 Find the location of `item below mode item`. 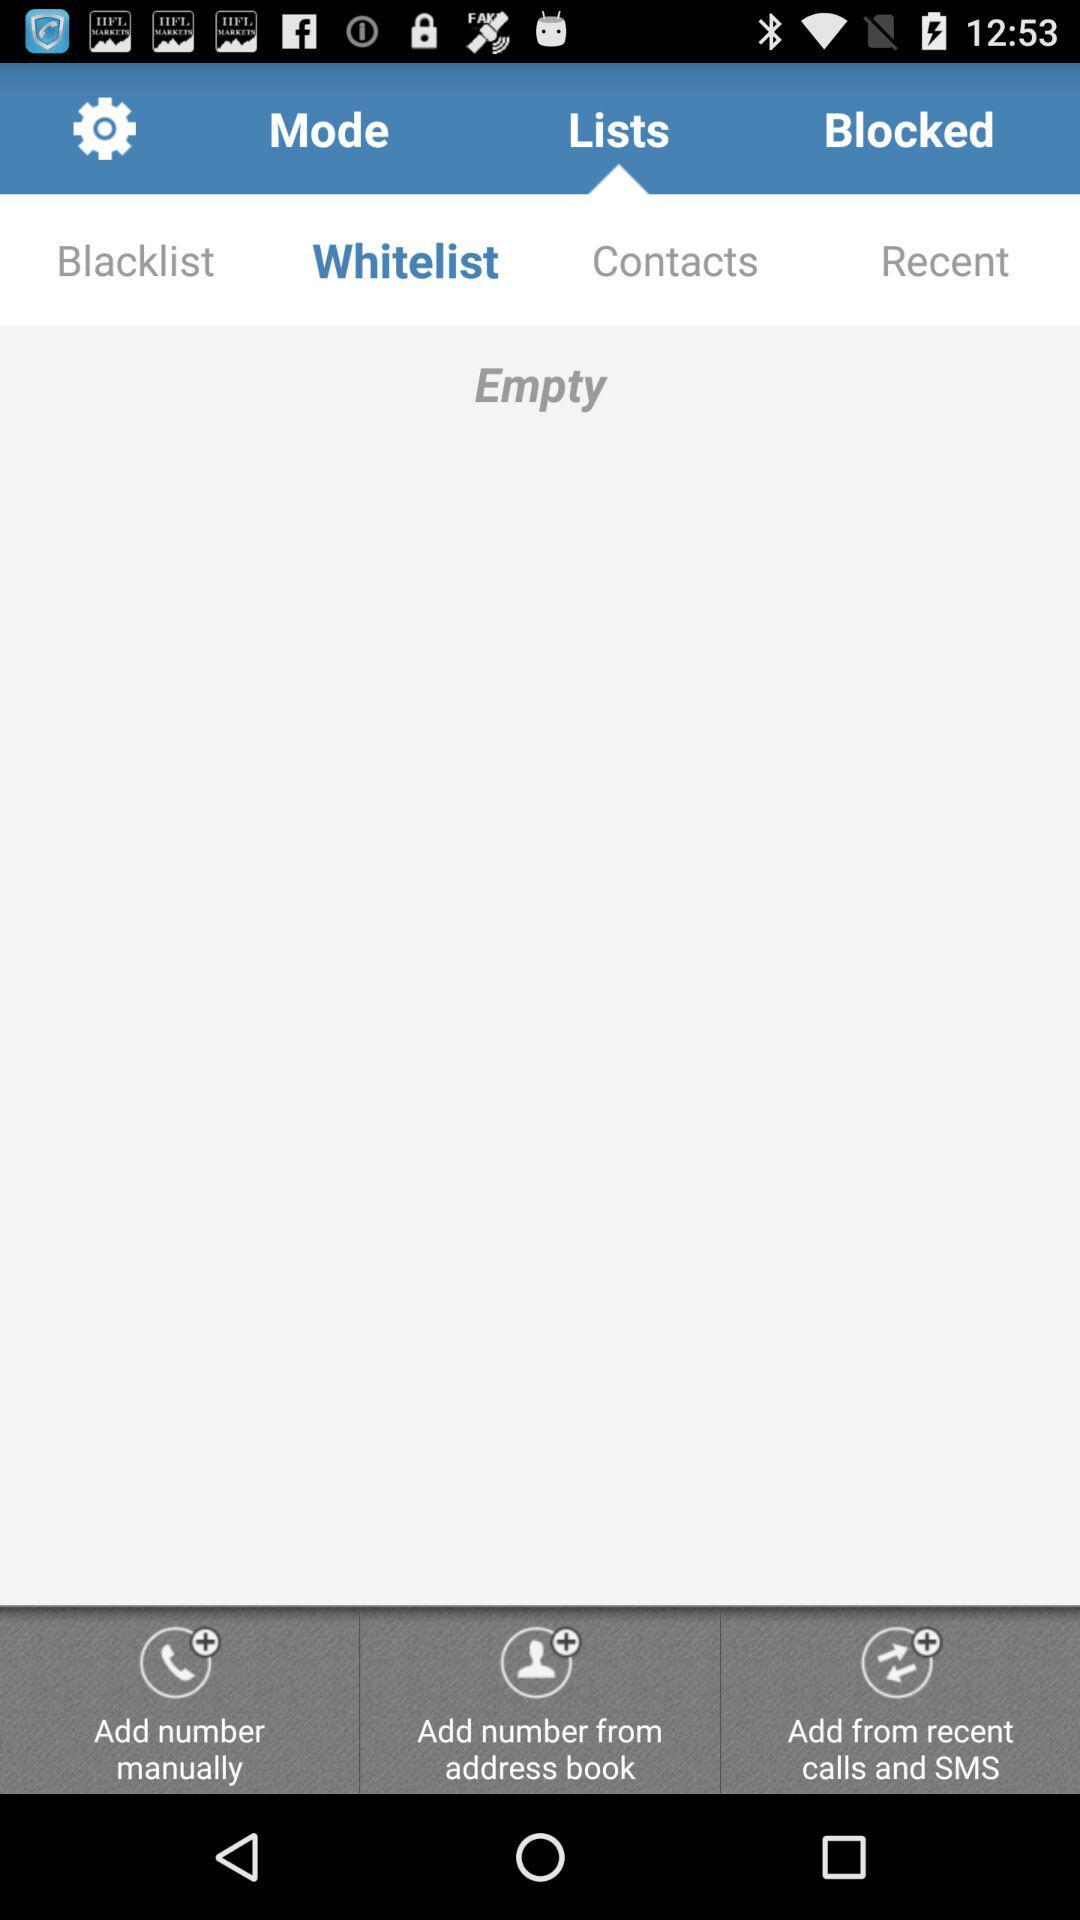

item below mode item is located at coordinates (405, 258).